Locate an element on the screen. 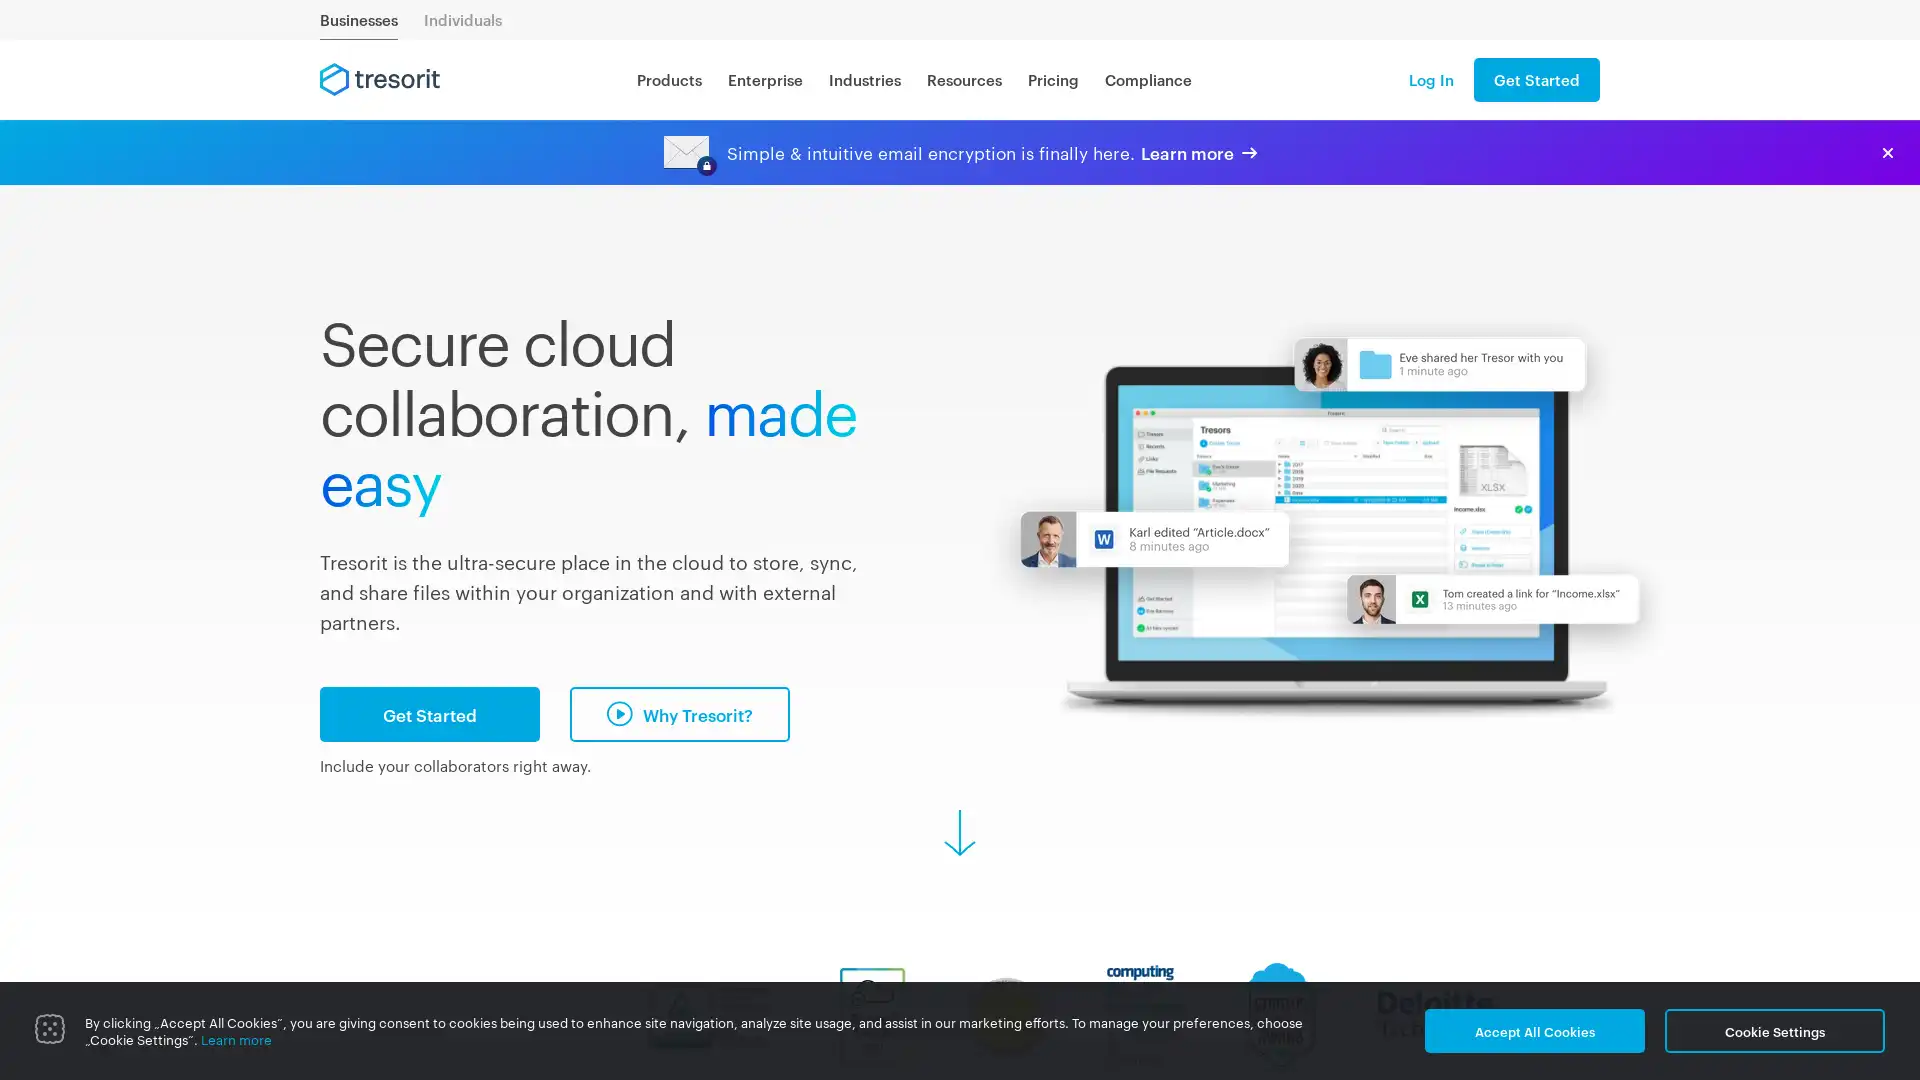  Cookie Settings is located at coordinates (1775, 1030).